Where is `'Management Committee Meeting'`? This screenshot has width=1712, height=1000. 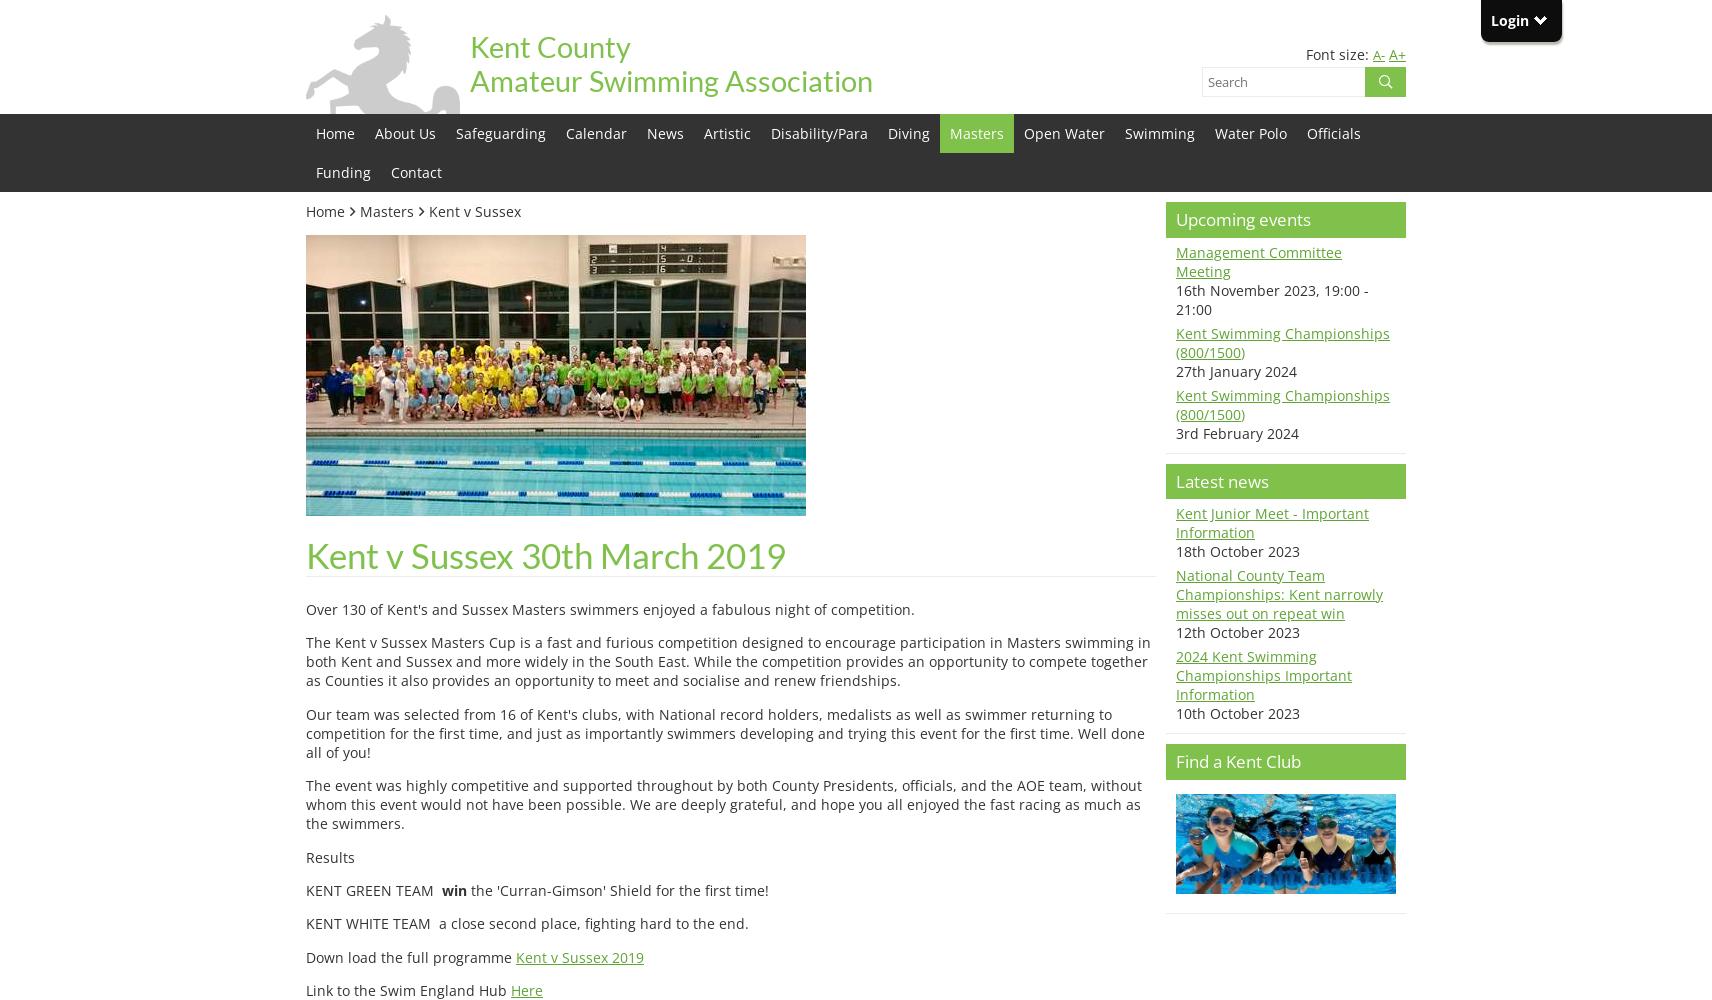 'Management Committee Meeting' is located at coordinates (1259, 261).